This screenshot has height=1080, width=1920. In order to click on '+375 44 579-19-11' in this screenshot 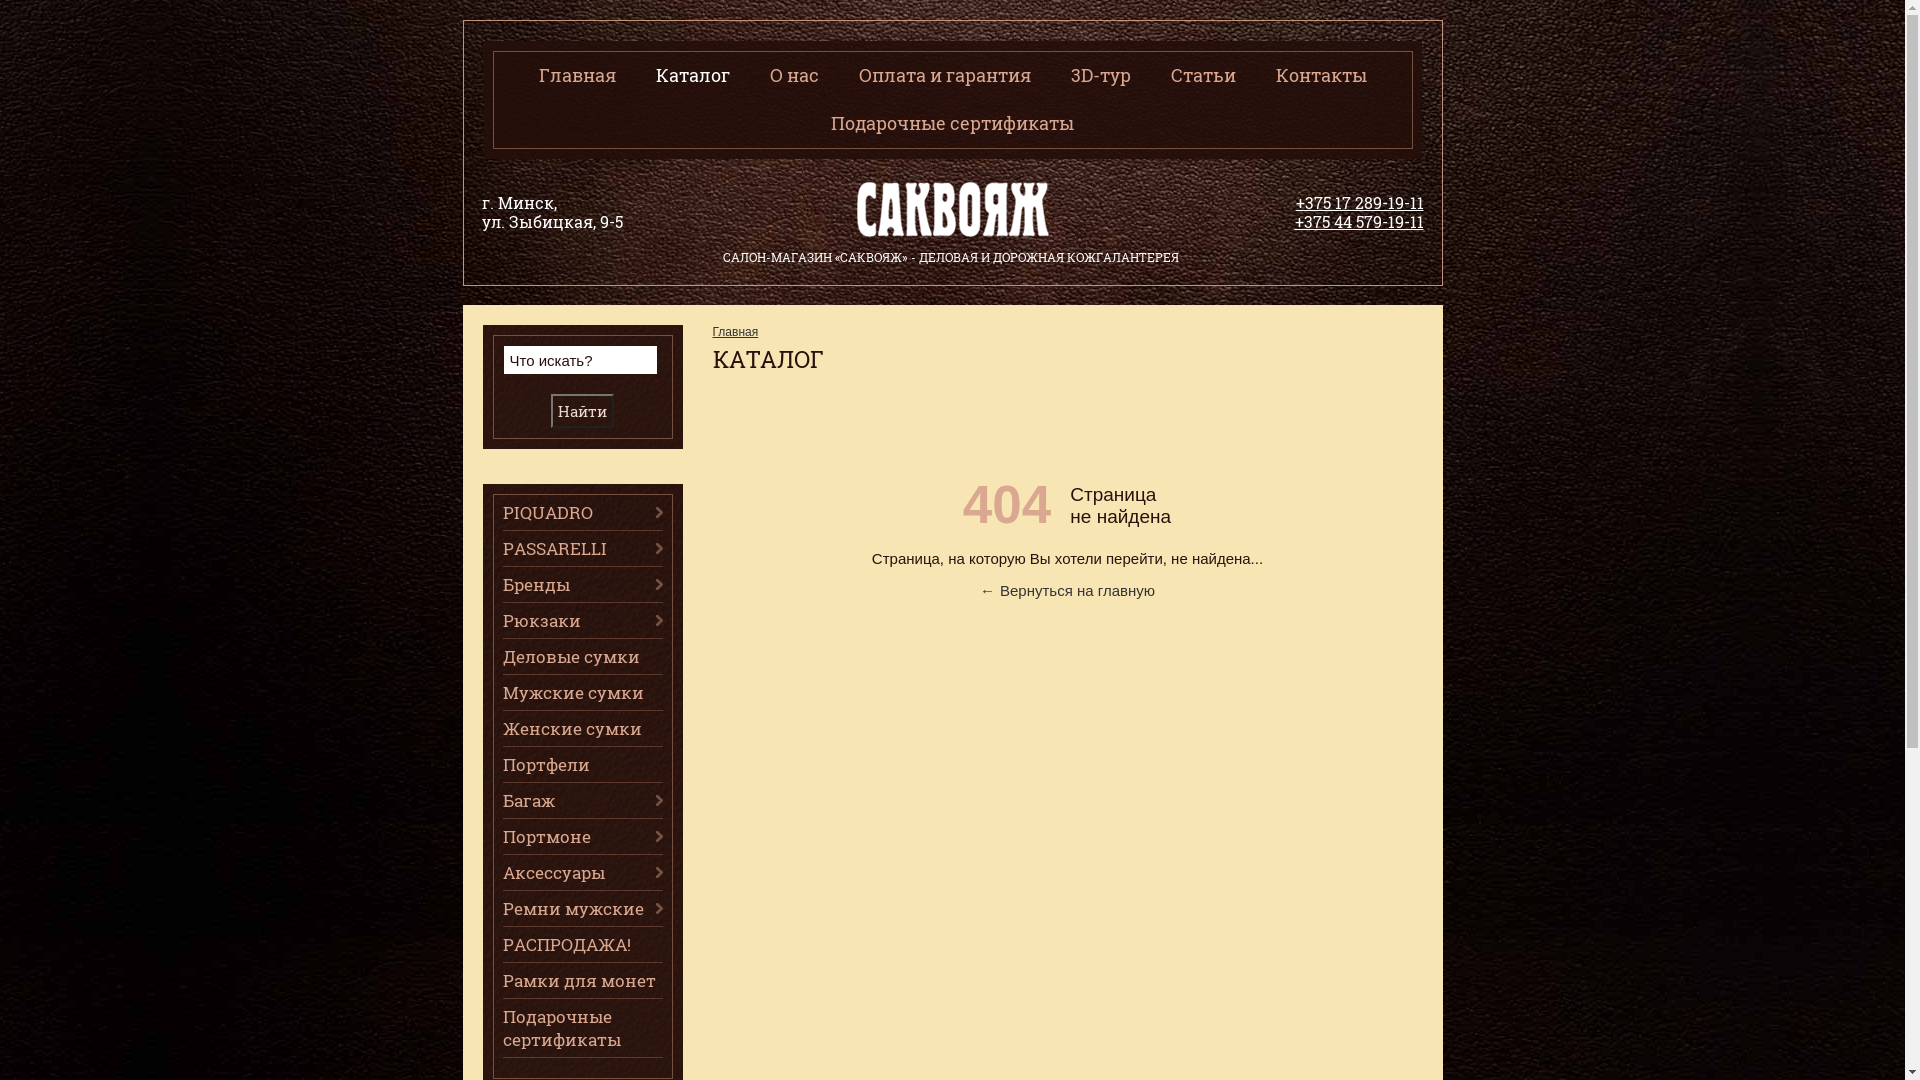, I will do `click(1358, 221)`.